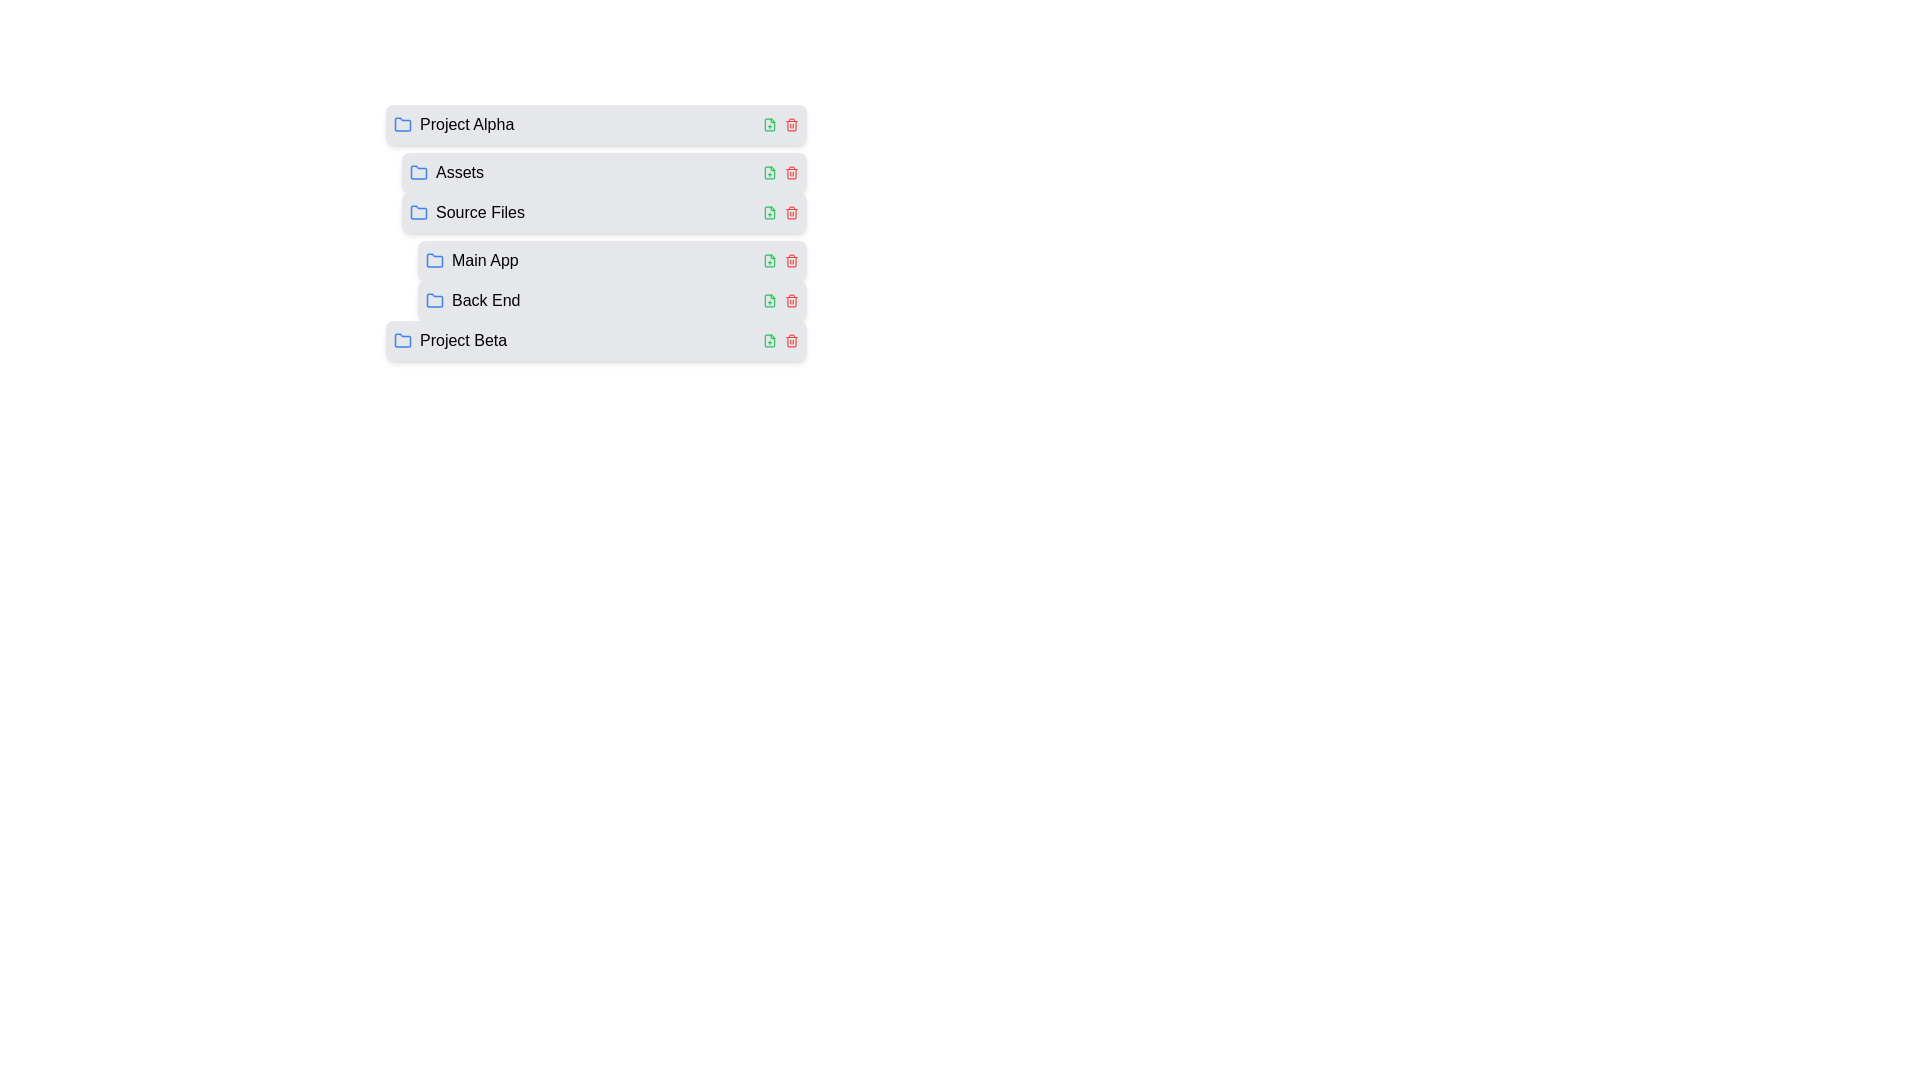 The image size is (1920, 1080). What do you see at coordinates (449, 339) in the screenshot?
I see `the list item labeled 'Project Beta'` at bounding box center [449, 339].